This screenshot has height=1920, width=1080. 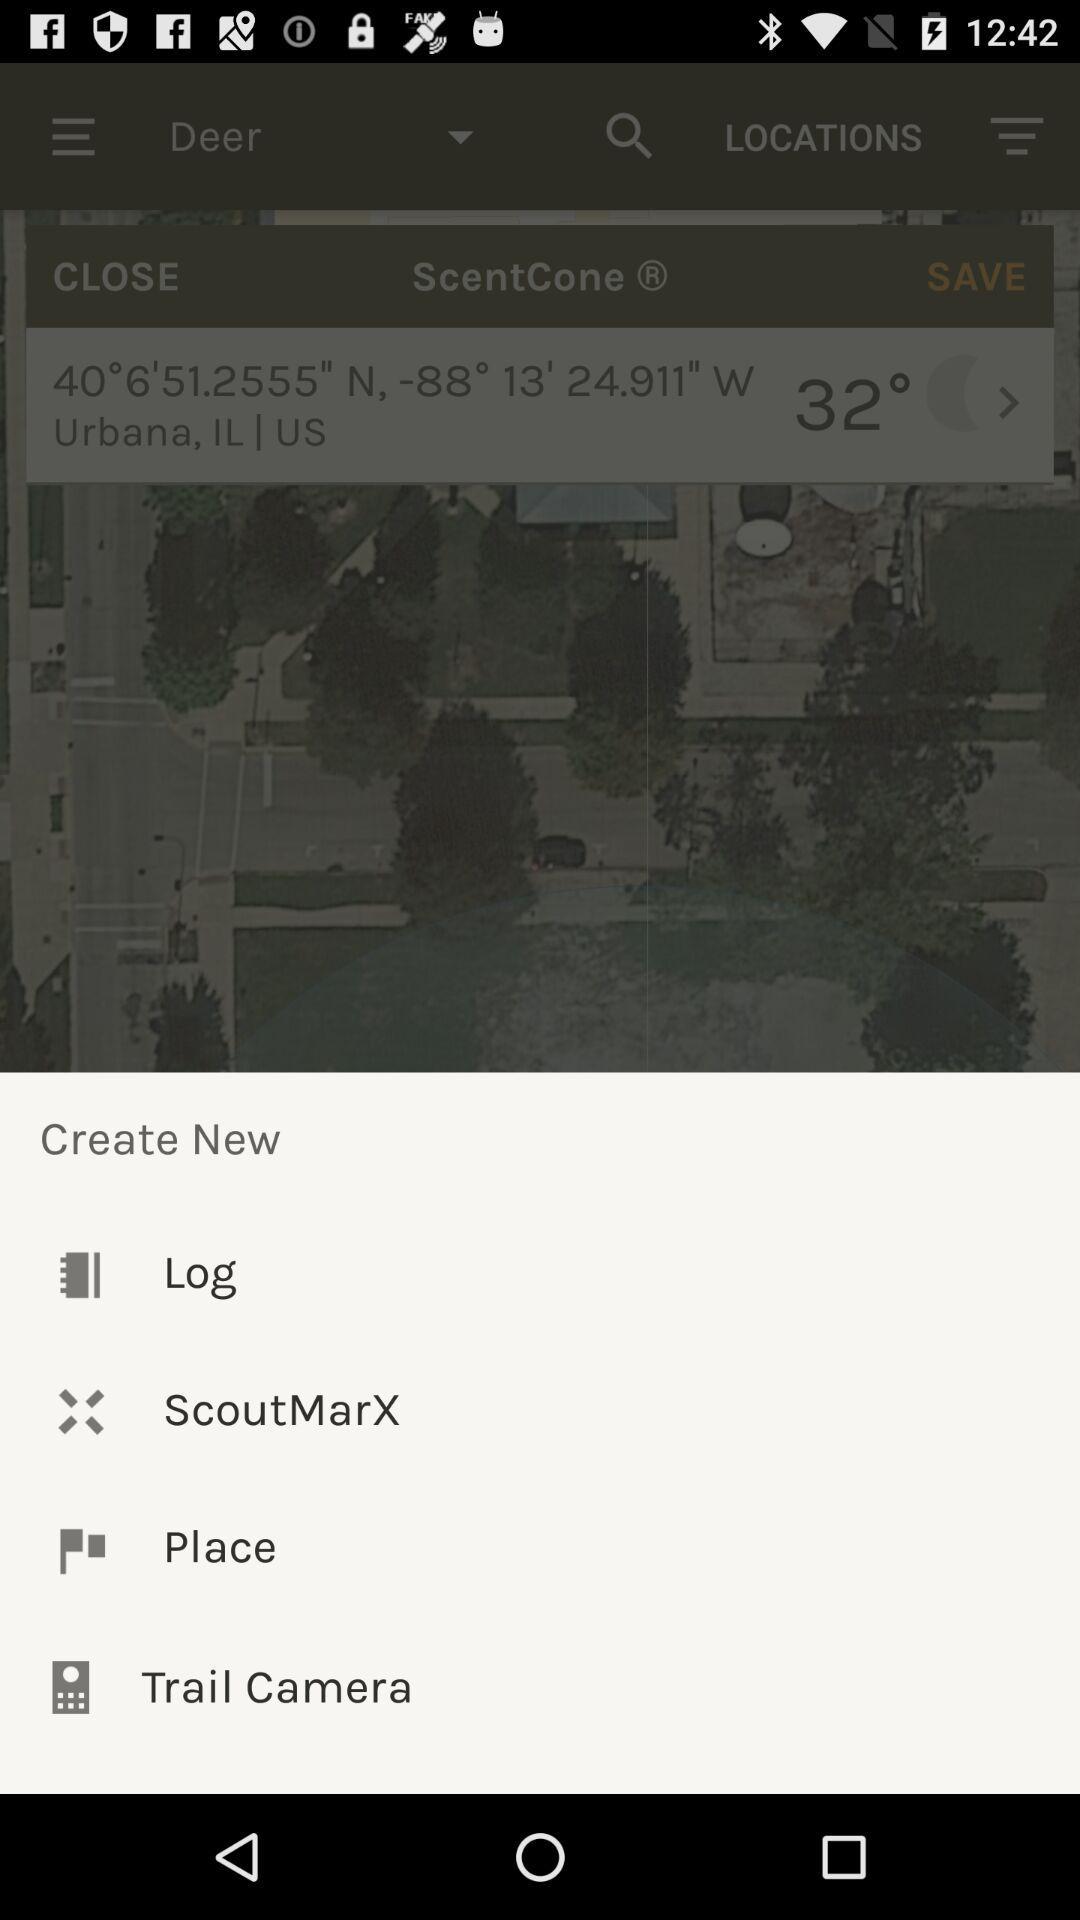 What do you see at coordinates (540, 1686) in the screenshot?
I see `item below place icon` at bounding box center [540, 1686].